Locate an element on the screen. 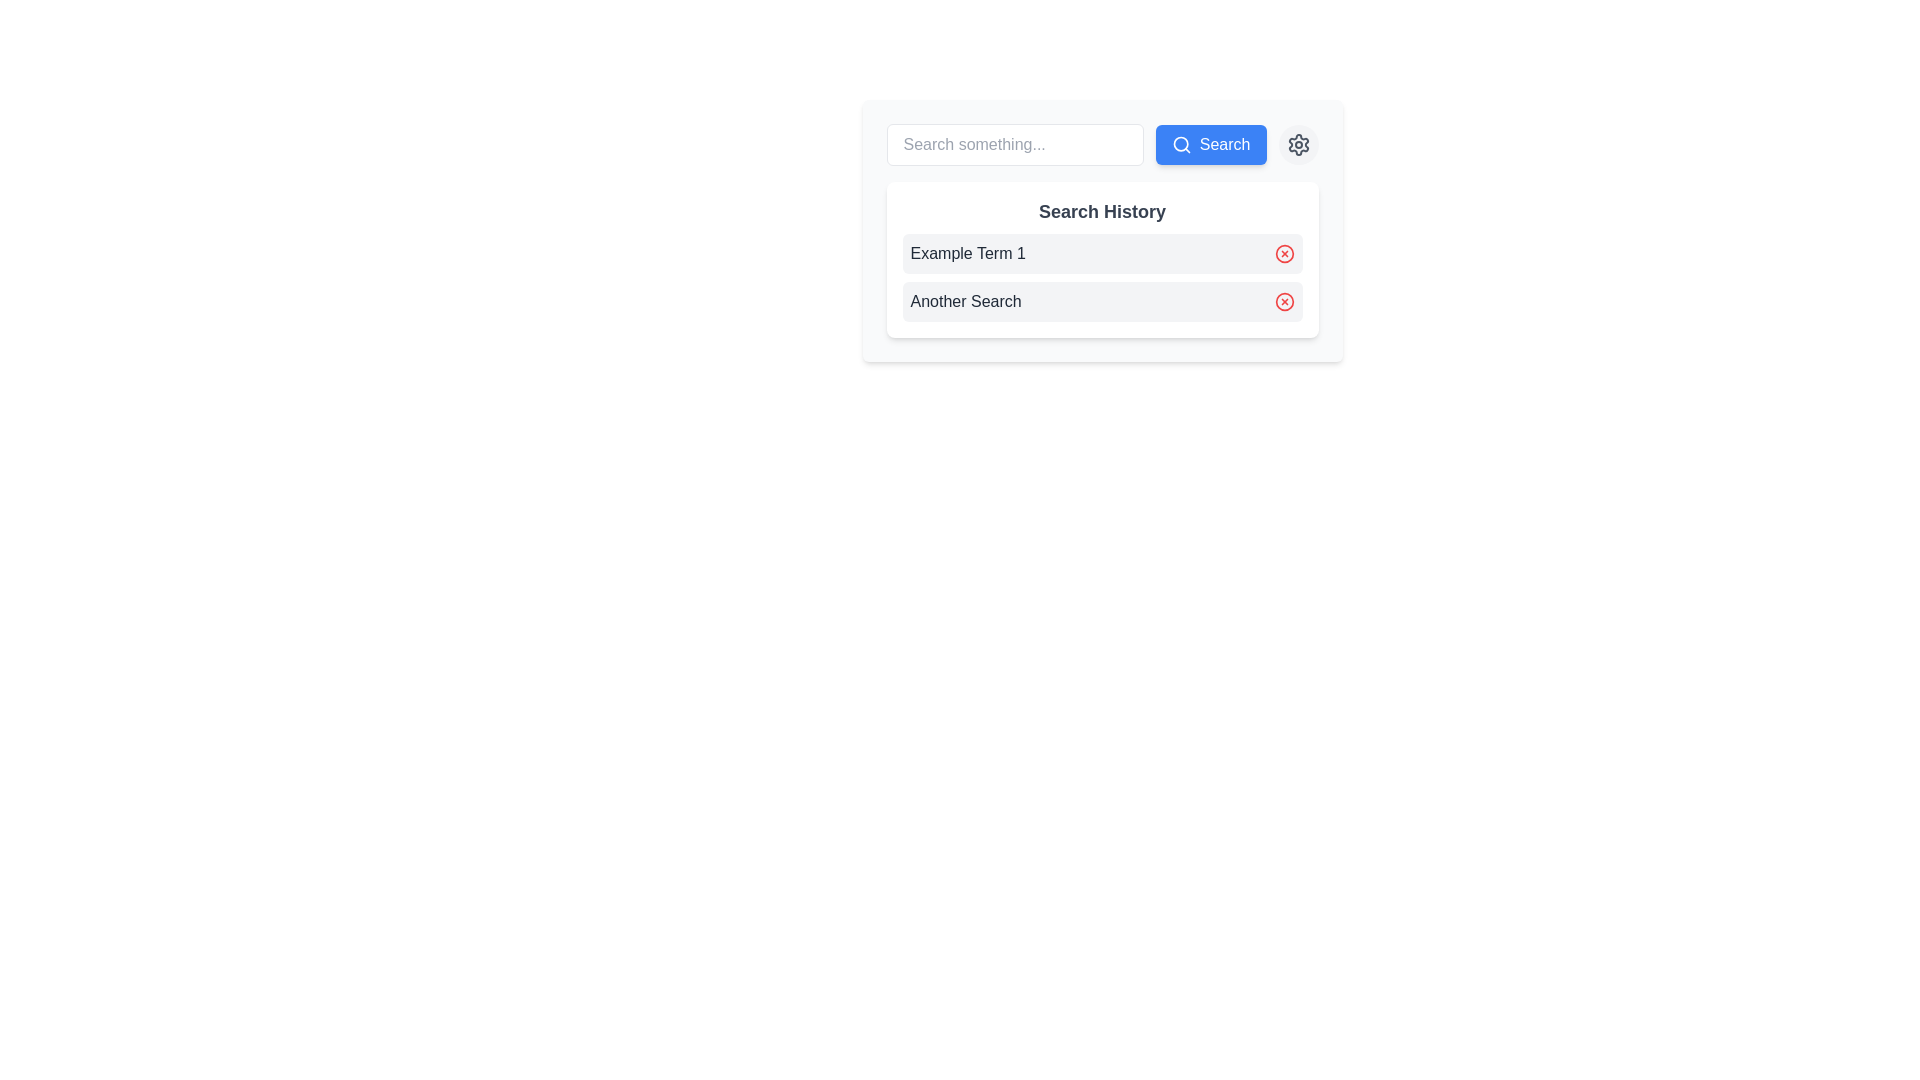  the leftmost Text input box to focus it for user input is located at coordinates (1015, 144).